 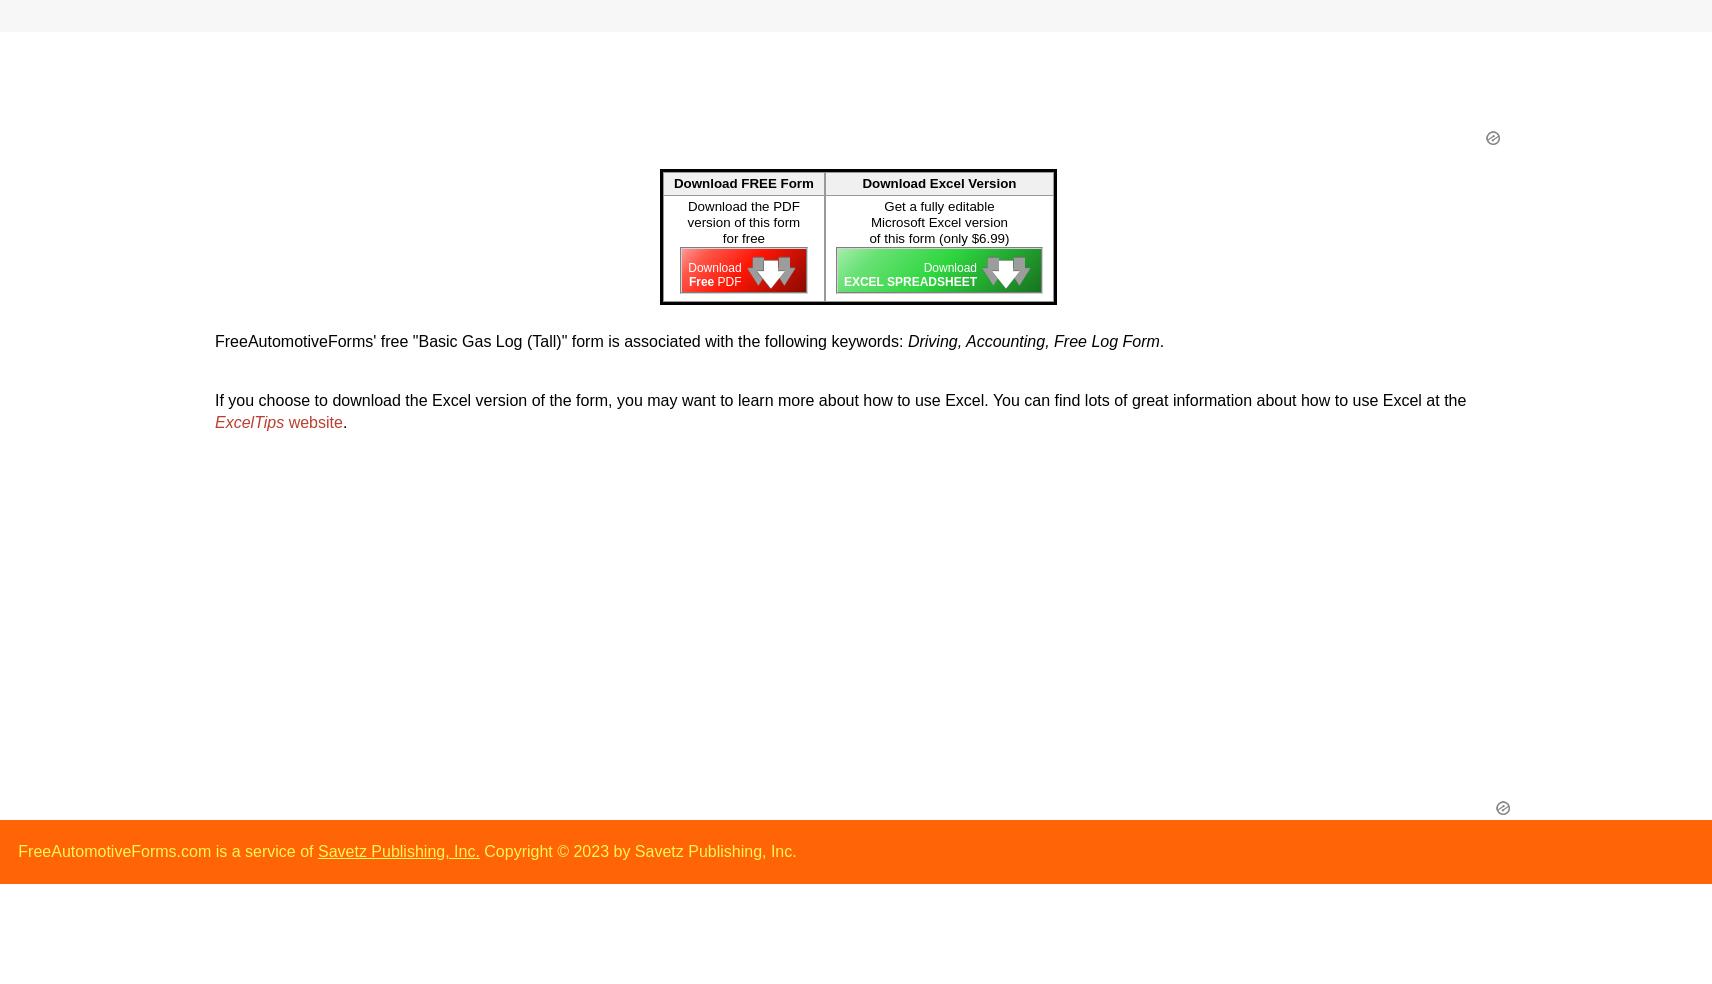 I want to click on 'ExcelTips', so click(x=249, y=422).